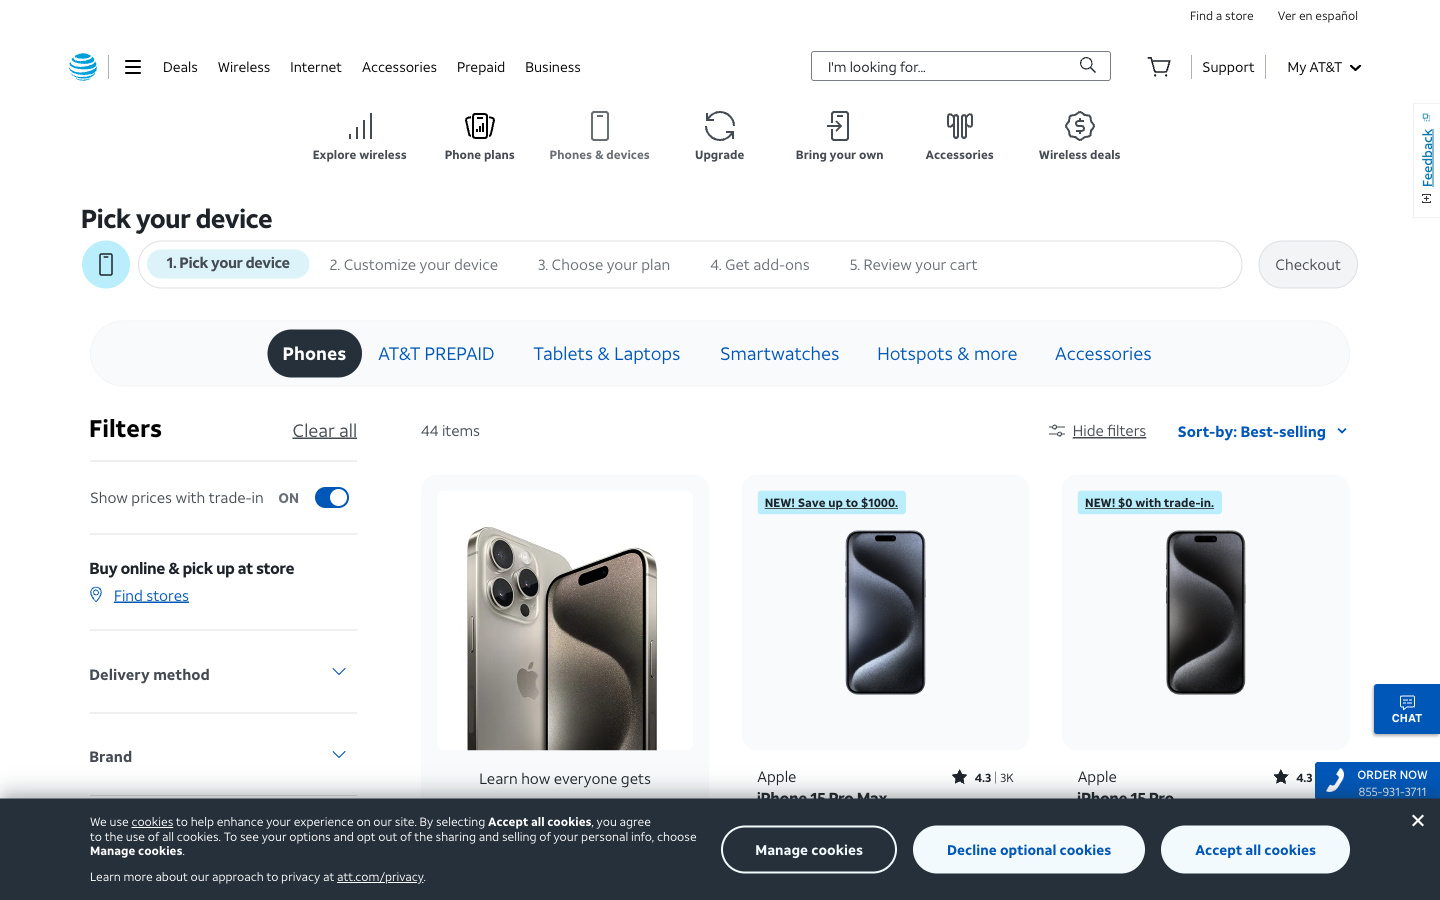 This screenshot has width=1440, height=900. I want to click on Visit the customer help section, so click(1227, 65).